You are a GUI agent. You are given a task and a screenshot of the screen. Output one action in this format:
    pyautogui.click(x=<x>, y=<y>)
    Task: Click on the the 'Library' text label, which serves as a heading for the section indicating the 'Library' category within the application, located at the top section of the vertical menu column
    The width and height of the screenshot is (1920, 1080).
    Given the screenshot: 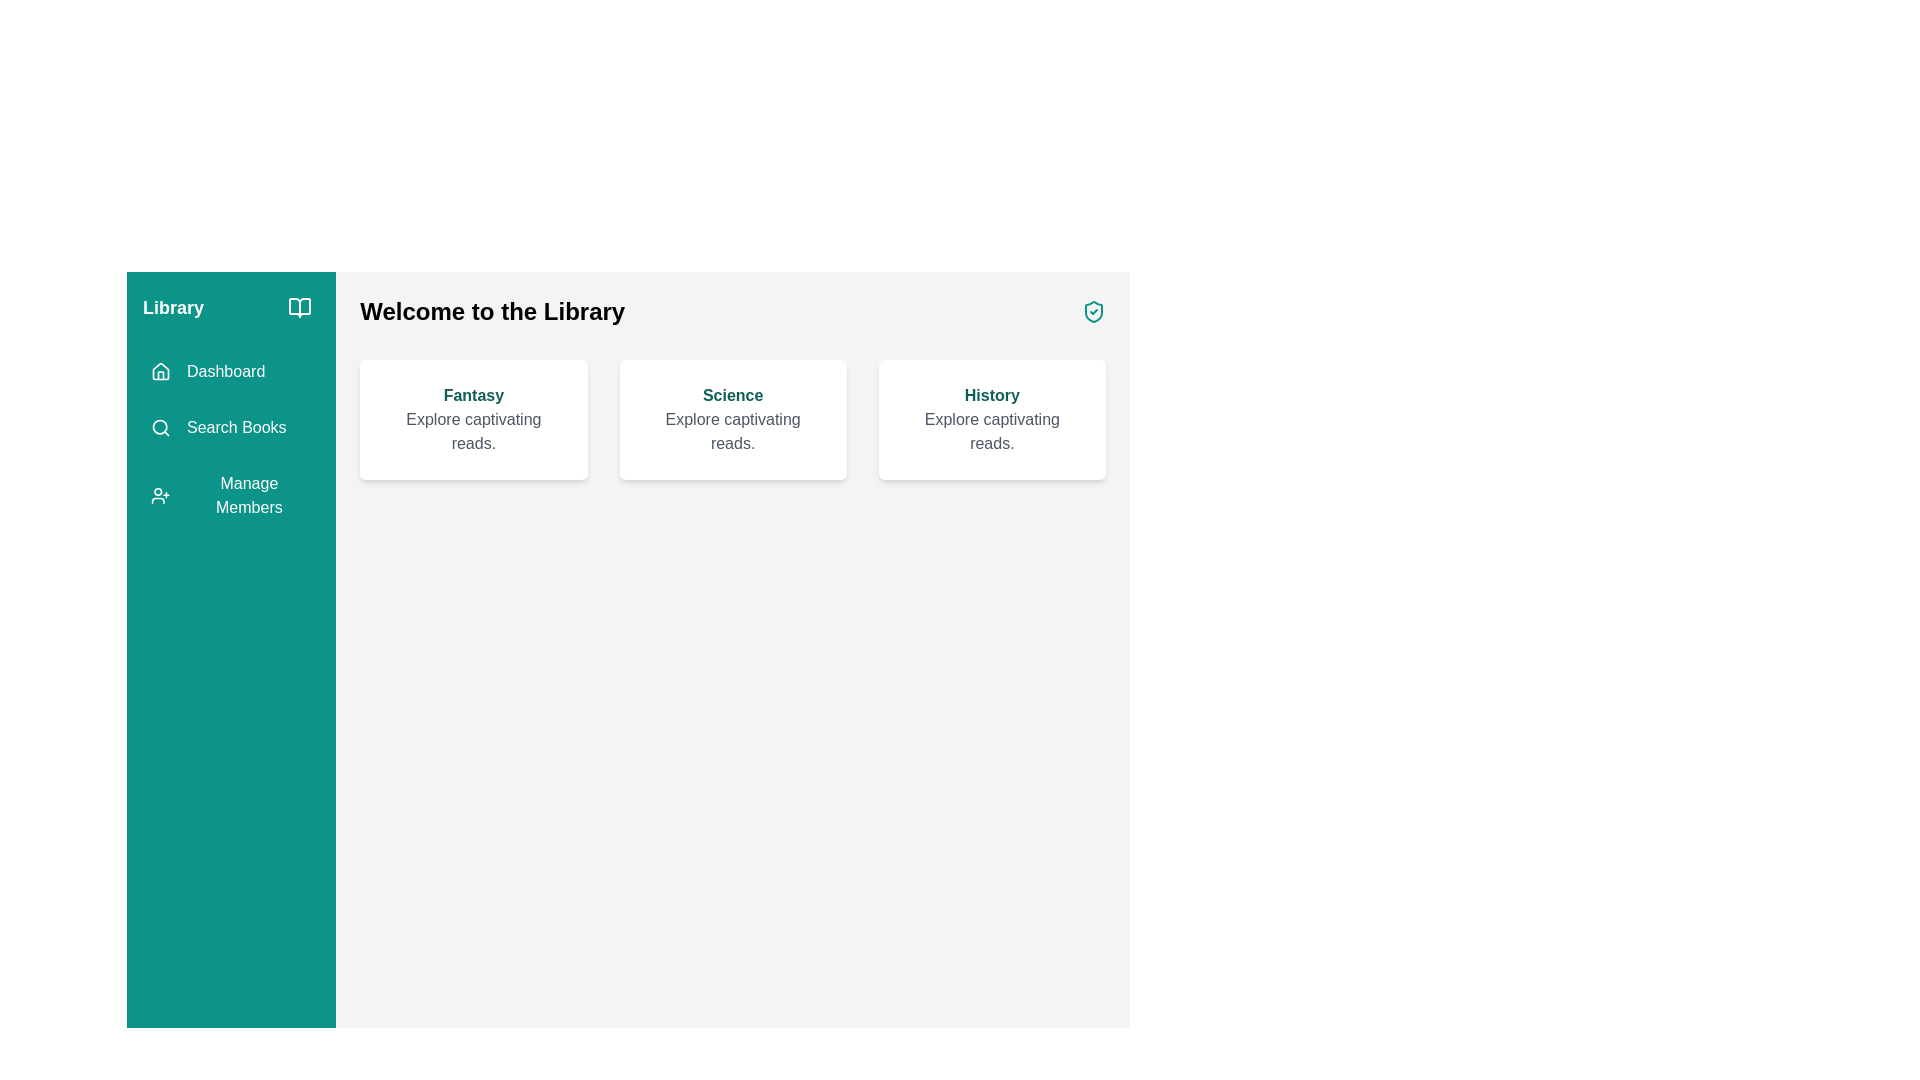 What is the action you would take?
    pyautogui.click(x=173, y=308)
    